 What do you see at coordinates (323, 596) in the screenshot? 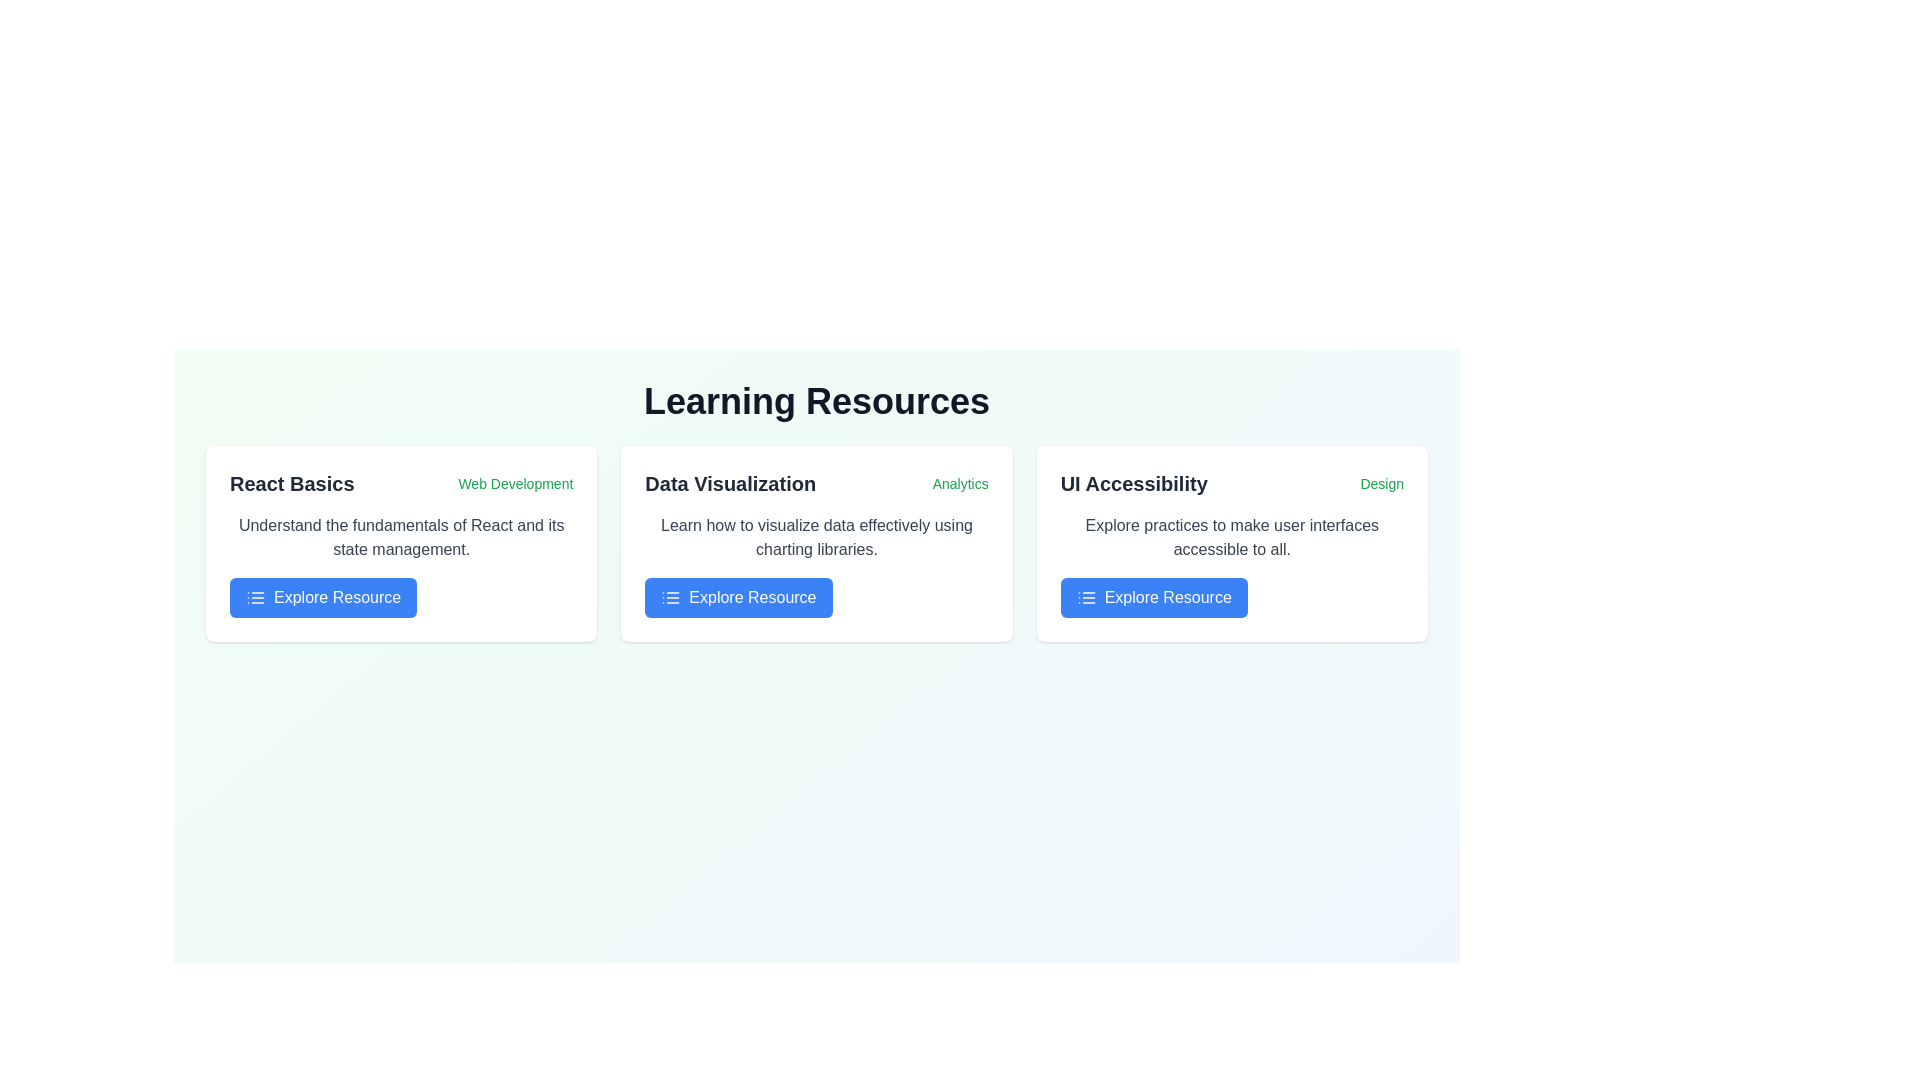
I see `the button located at the bottom-left corner of the 'React Basics' card` at bounding box center [323, 596].